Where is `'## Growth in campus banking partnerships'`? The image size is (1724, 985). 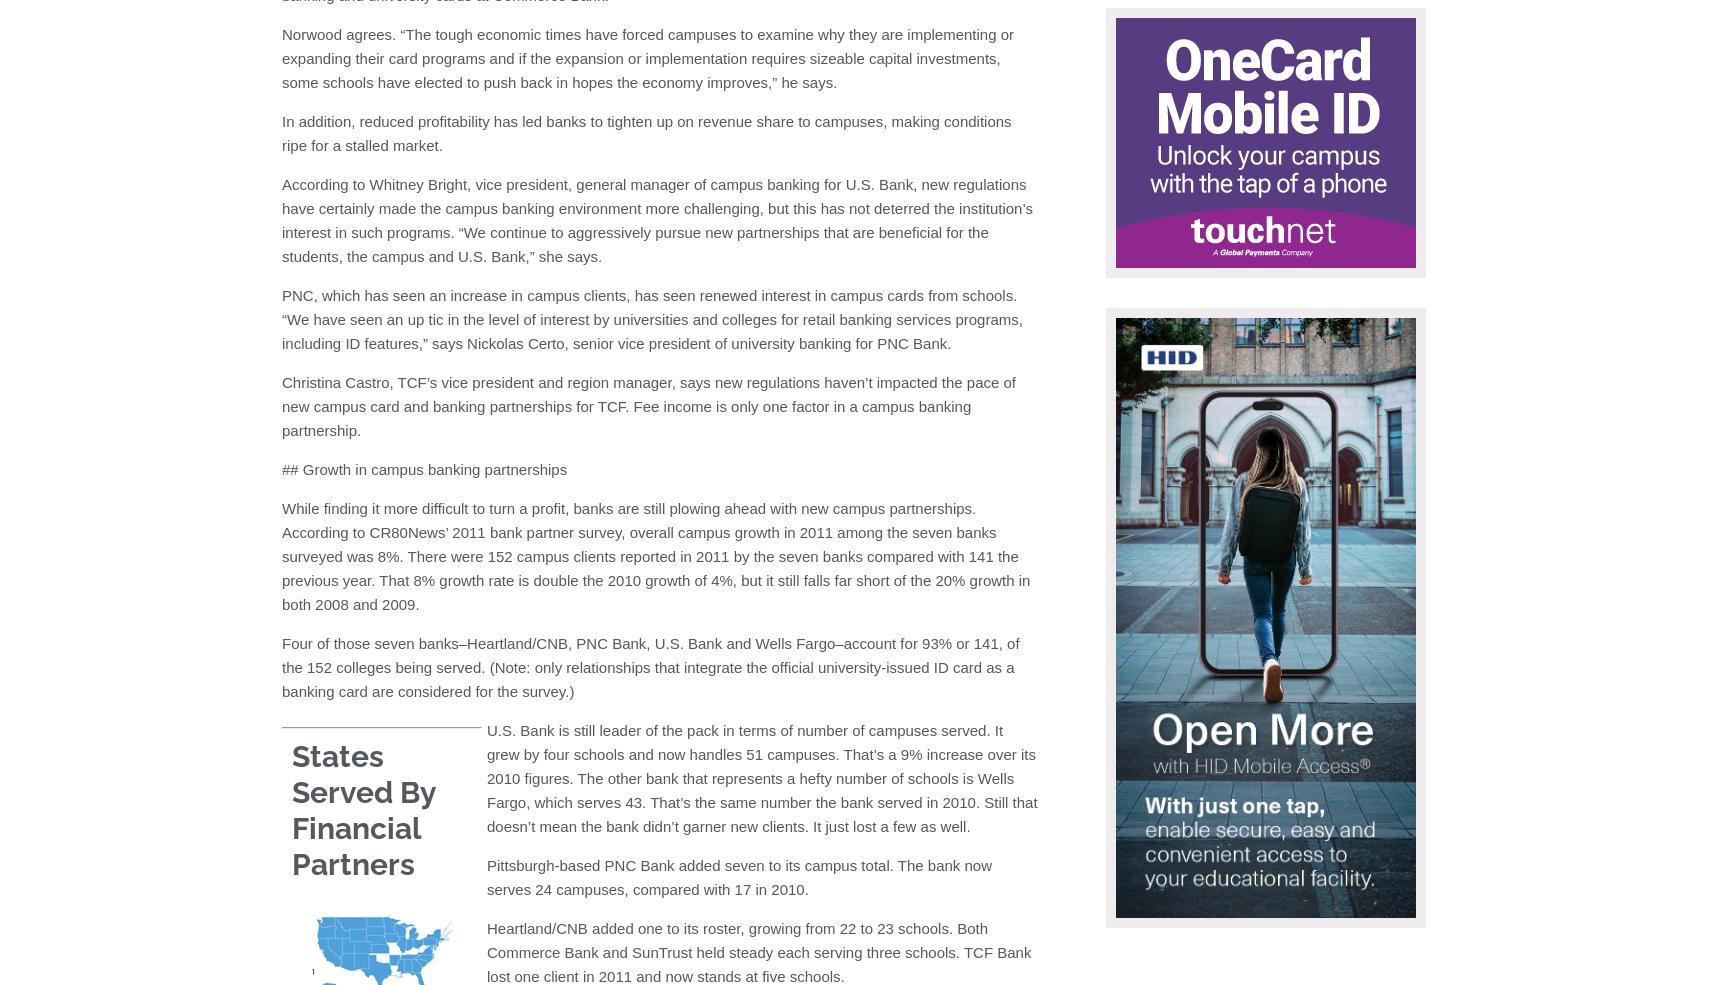 '## Growth in campus banking partnerships' is located at coordinates (423, 468).